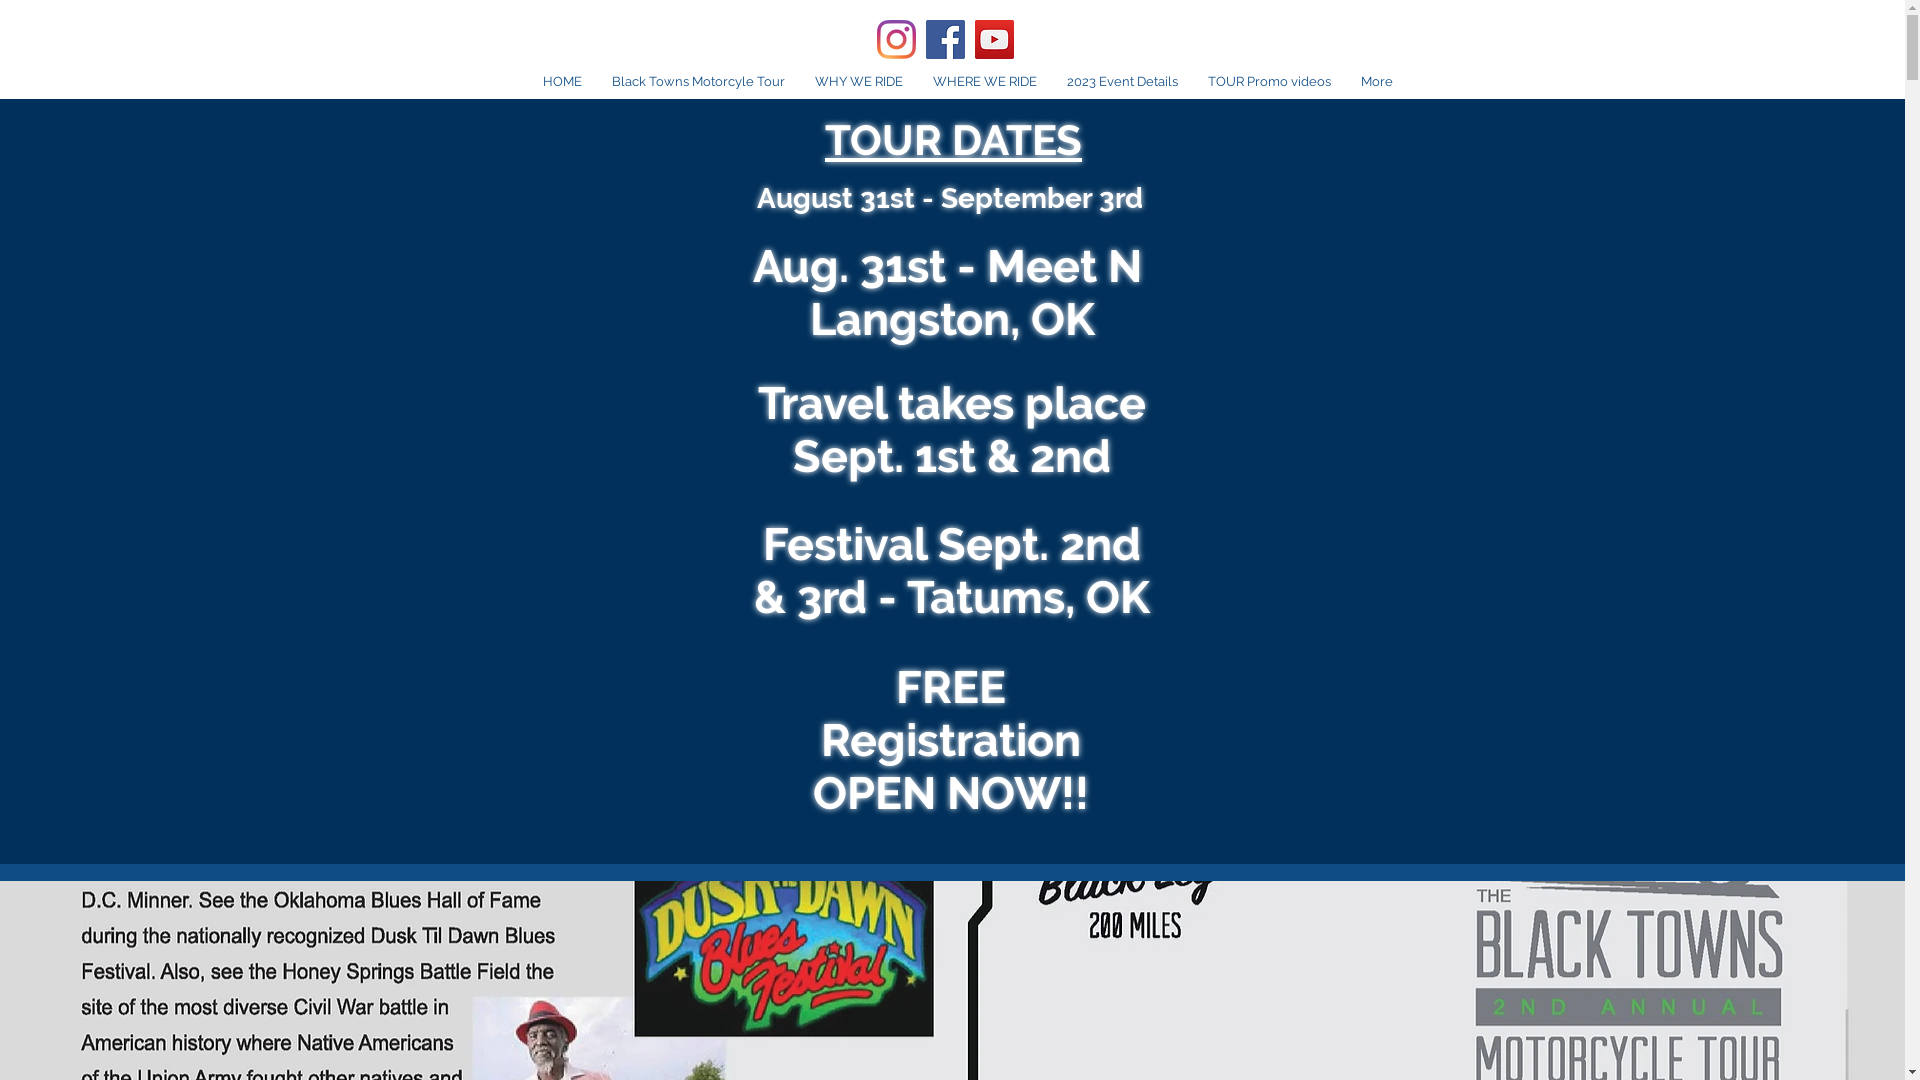 Image resolution: width=1920 pixels, height=1080 pixels. What do you see at coordinates (950, 428) in the screenshot?
I see `'Travel takes place Sept. 1st & 2nd'` at bounding box center [950, 428].